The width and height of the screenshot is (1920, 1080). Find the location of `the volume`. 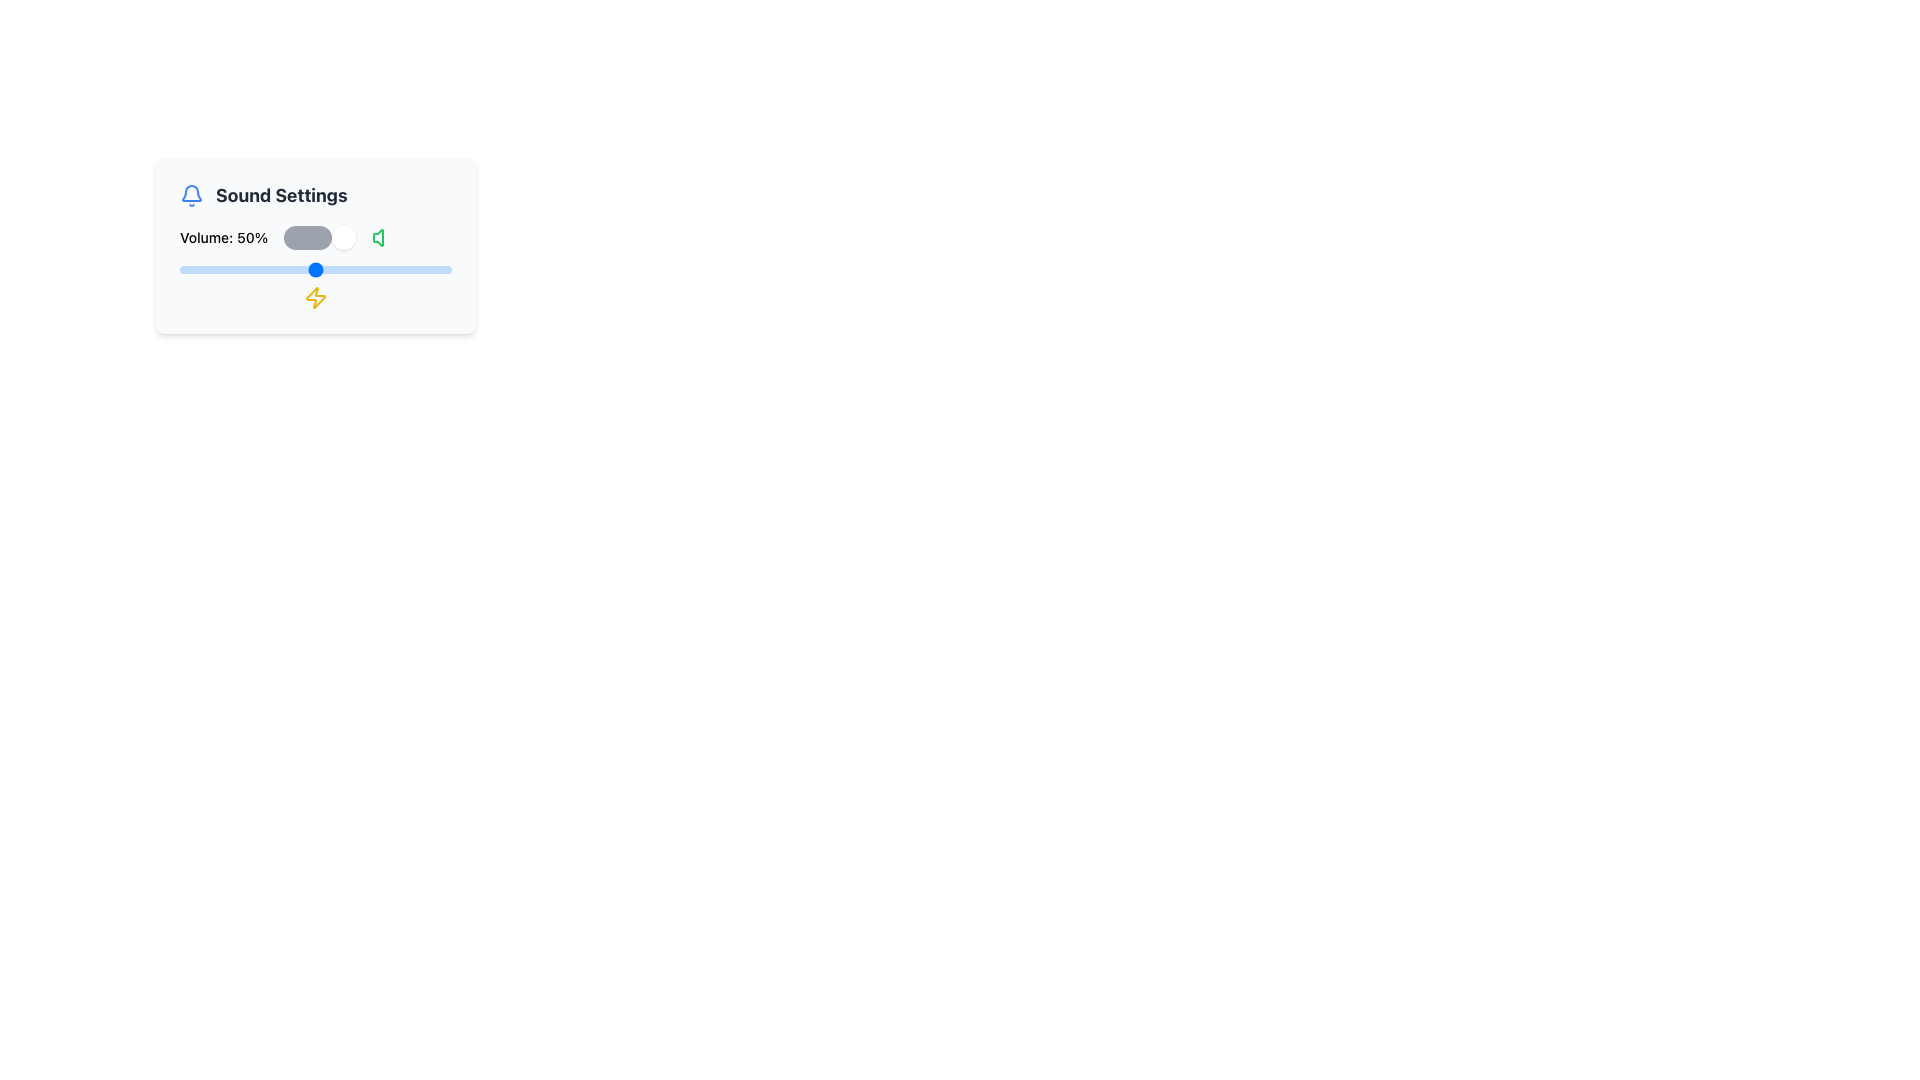

the volume is located at coordinates (277, 270).